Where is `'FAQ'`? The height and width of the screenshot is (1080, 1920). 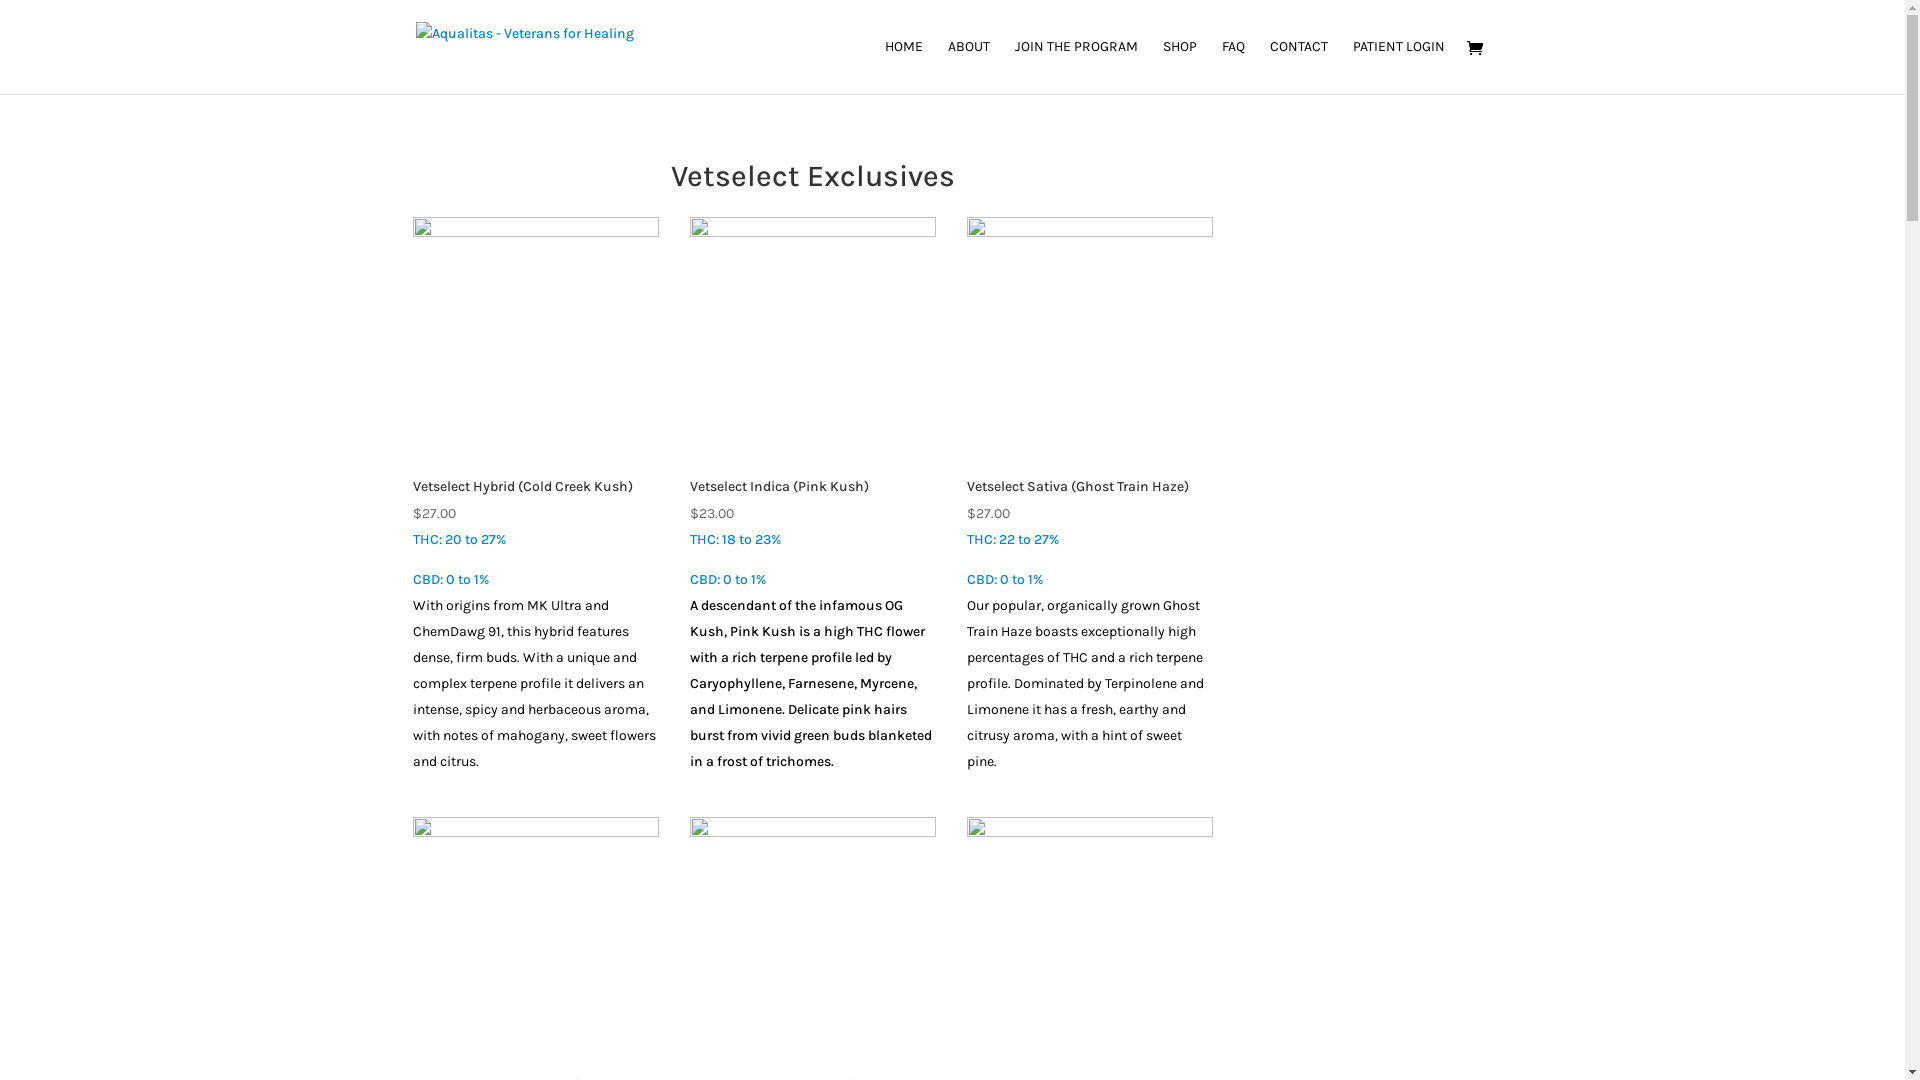
'FAQ' is located at coordinates (1232, 65).